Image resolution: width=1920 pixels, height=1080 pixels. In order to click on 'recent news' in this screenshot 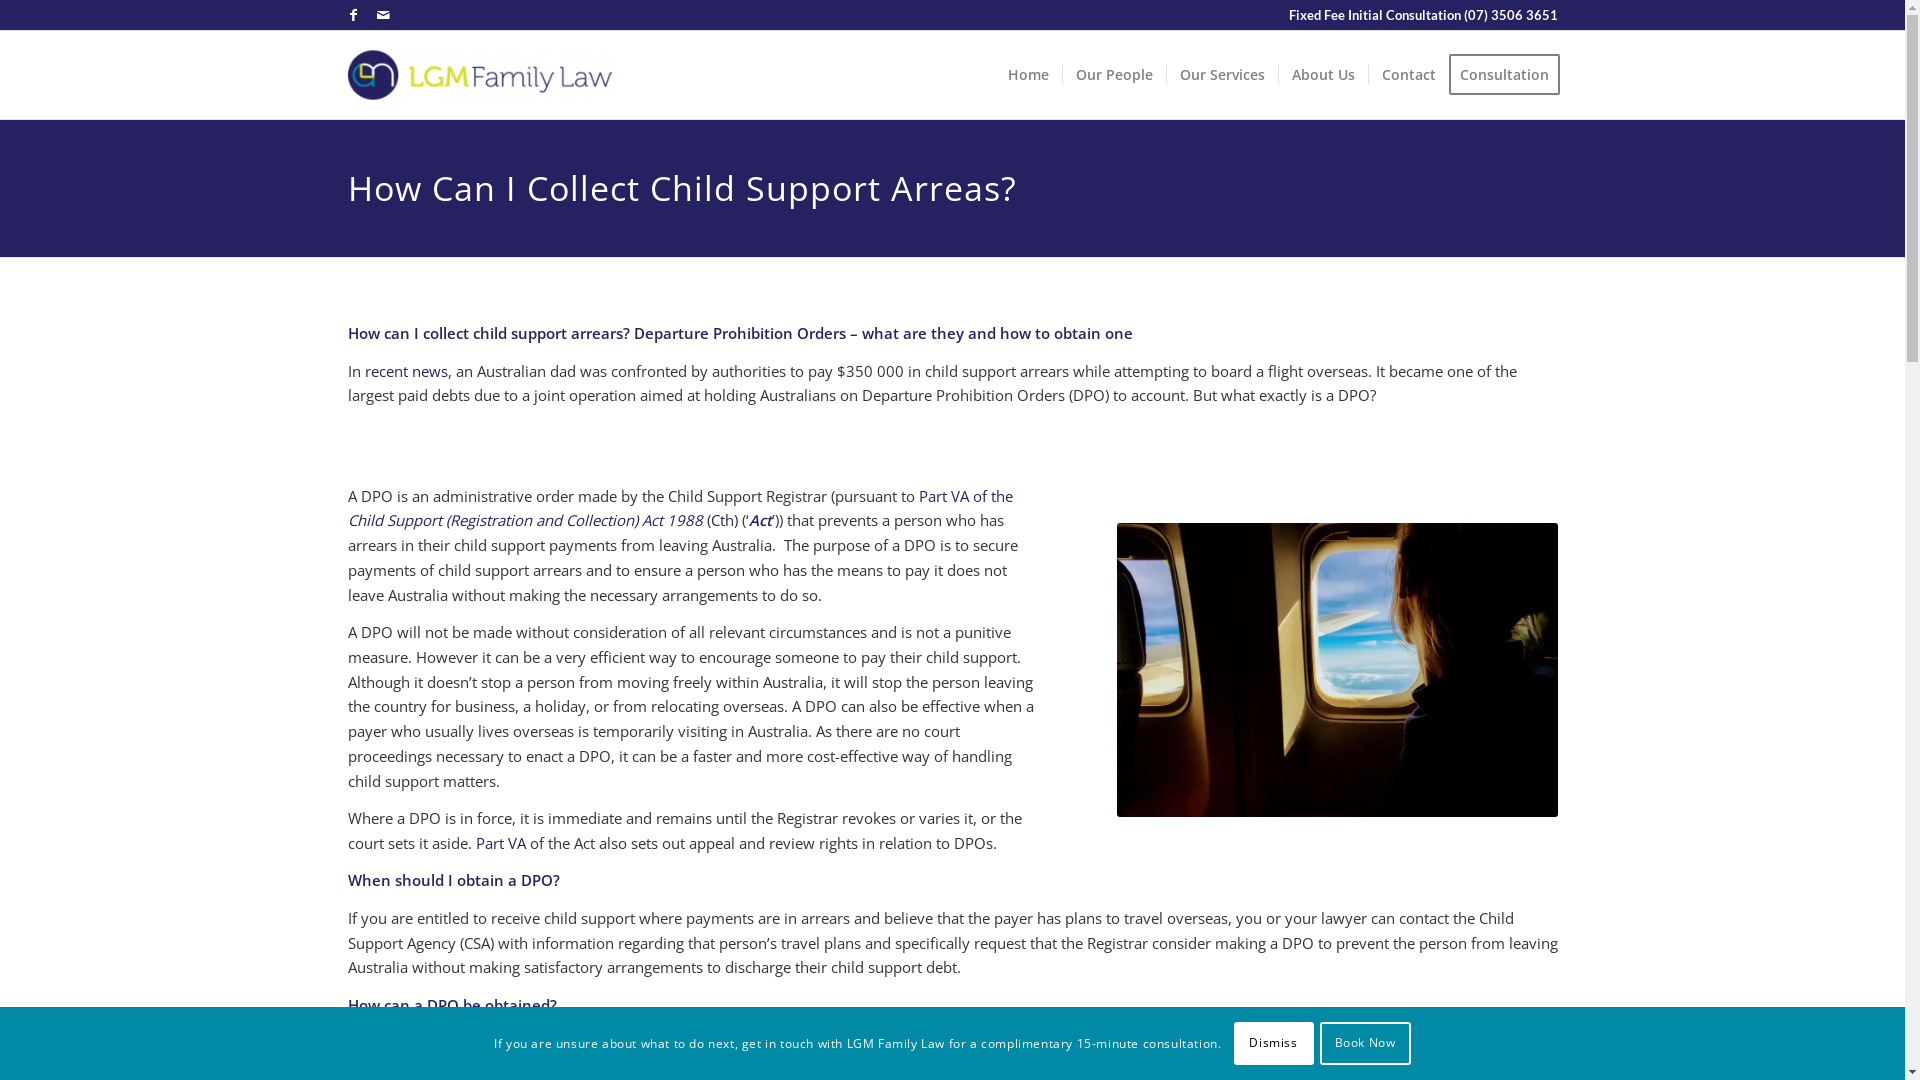, I will do `click(404, 370)`.